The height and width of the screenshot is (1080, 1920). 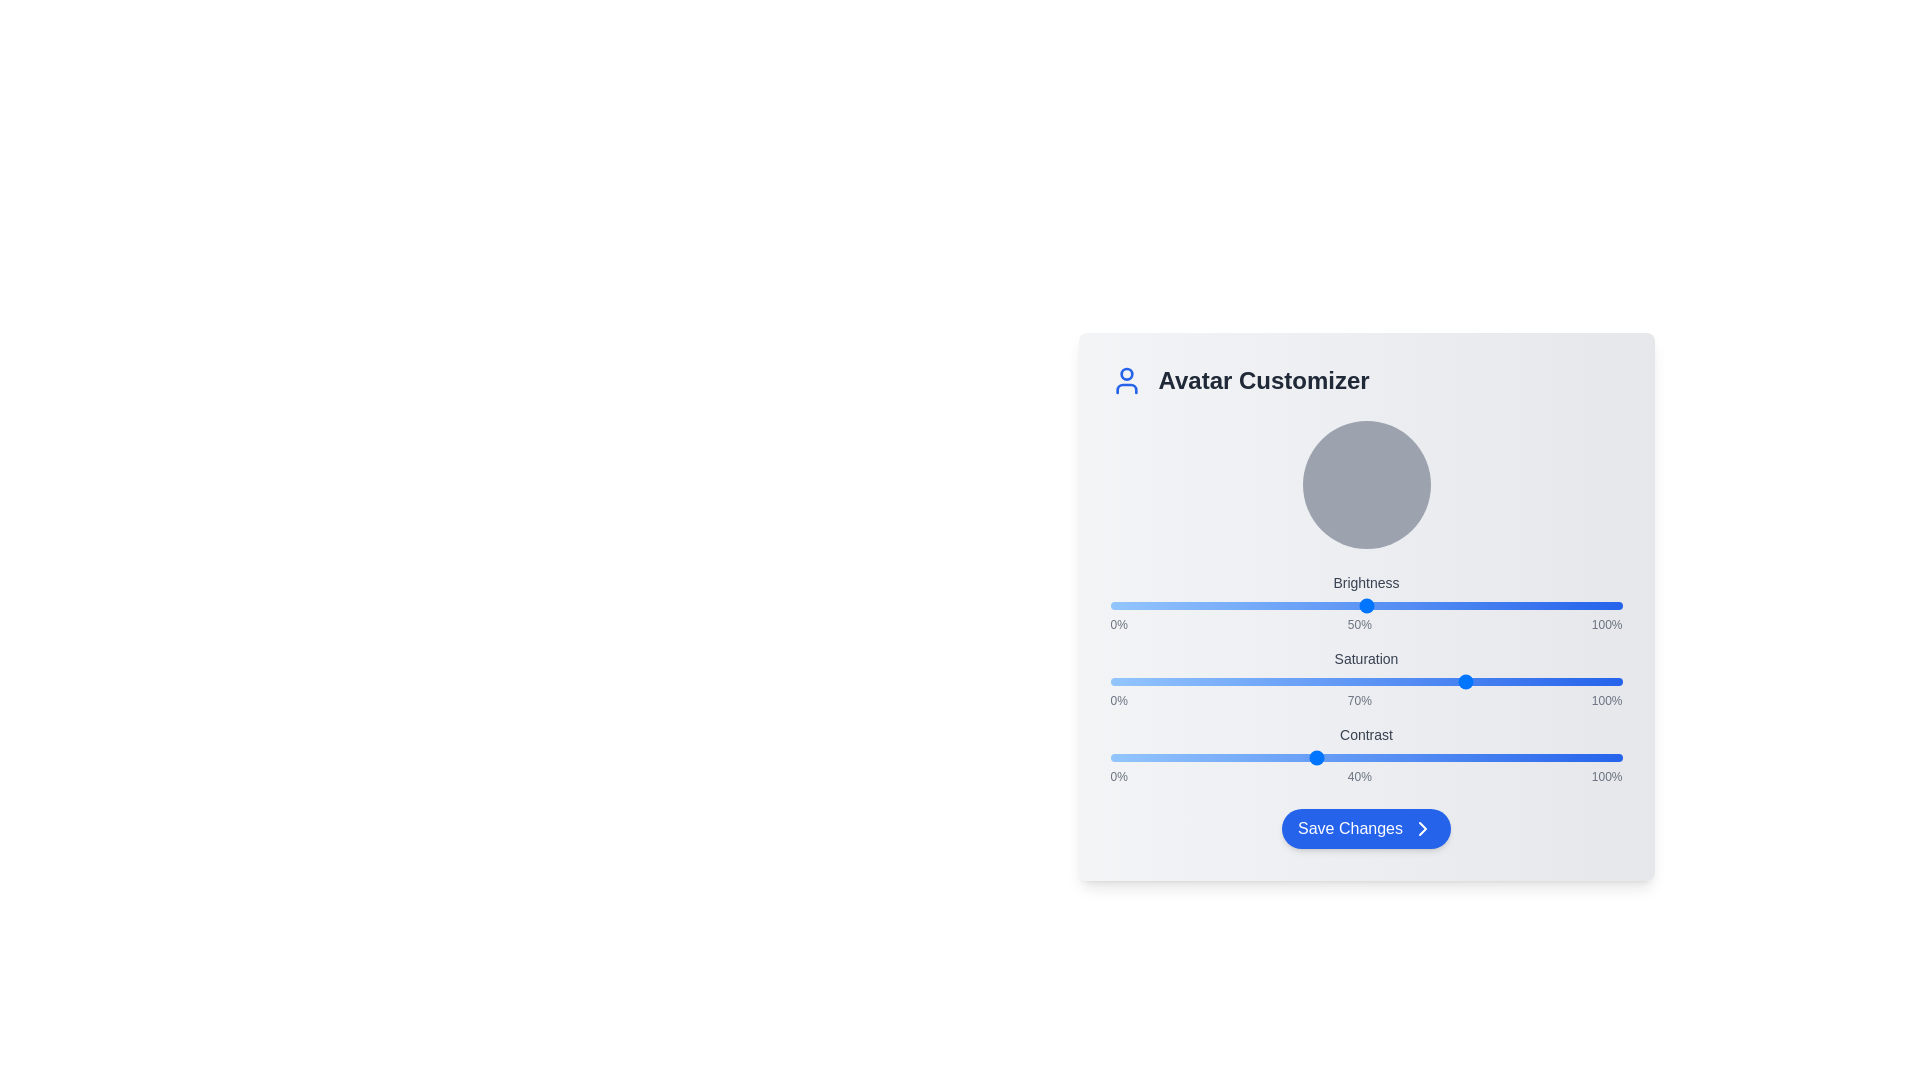 What do you see at coordinates (1529, 758) in the screenshot?
I see `the contrast slider to 82%` at bounding box center [1529, 758].